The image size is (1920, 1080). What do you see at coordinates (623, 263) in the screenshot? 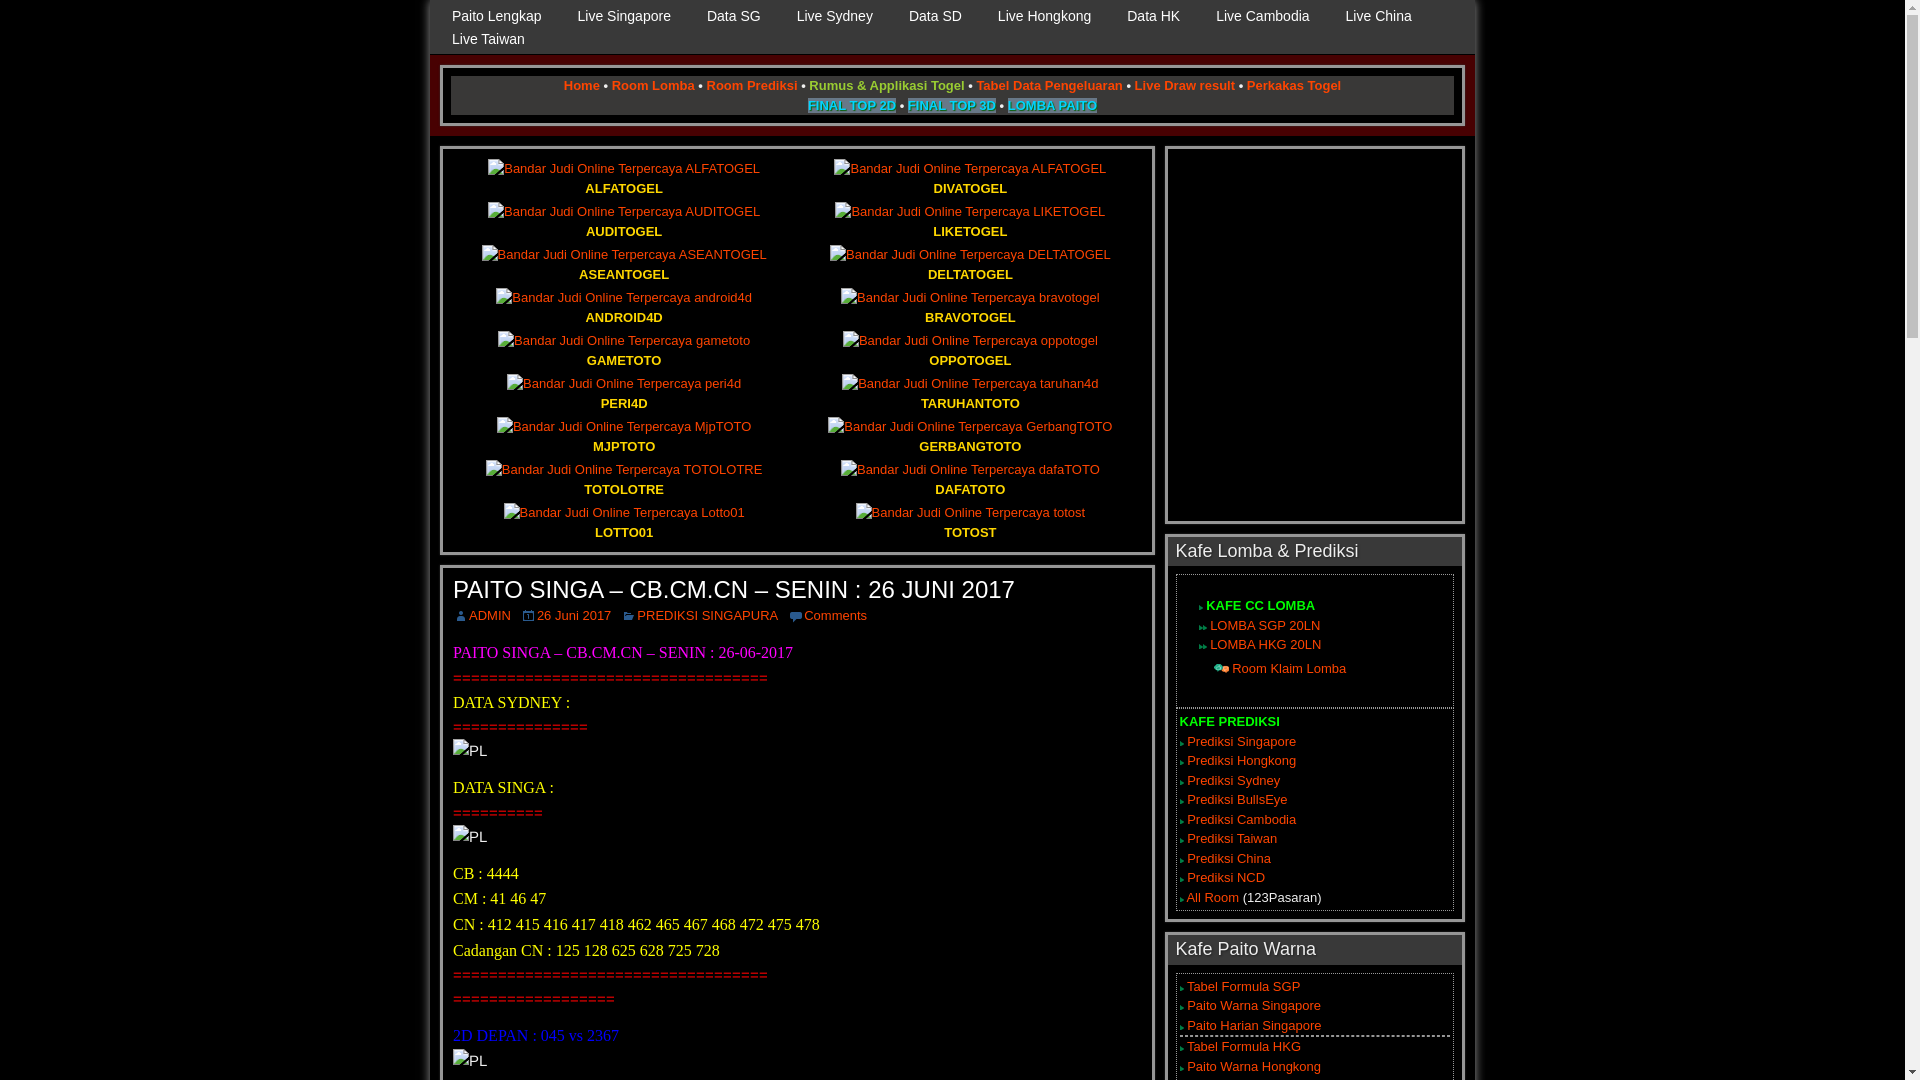
I see `'ASEANTOGEL'` at bounding box center [623, 263].